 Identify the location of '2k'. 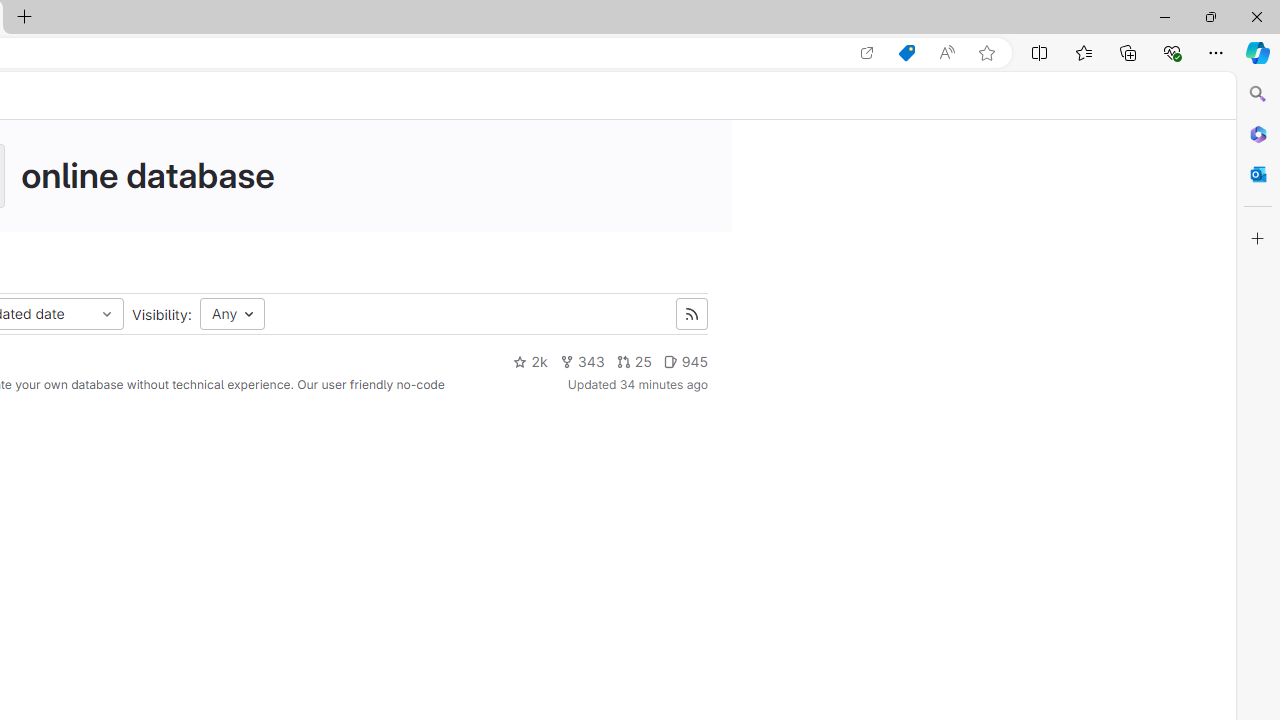
(530, 362).